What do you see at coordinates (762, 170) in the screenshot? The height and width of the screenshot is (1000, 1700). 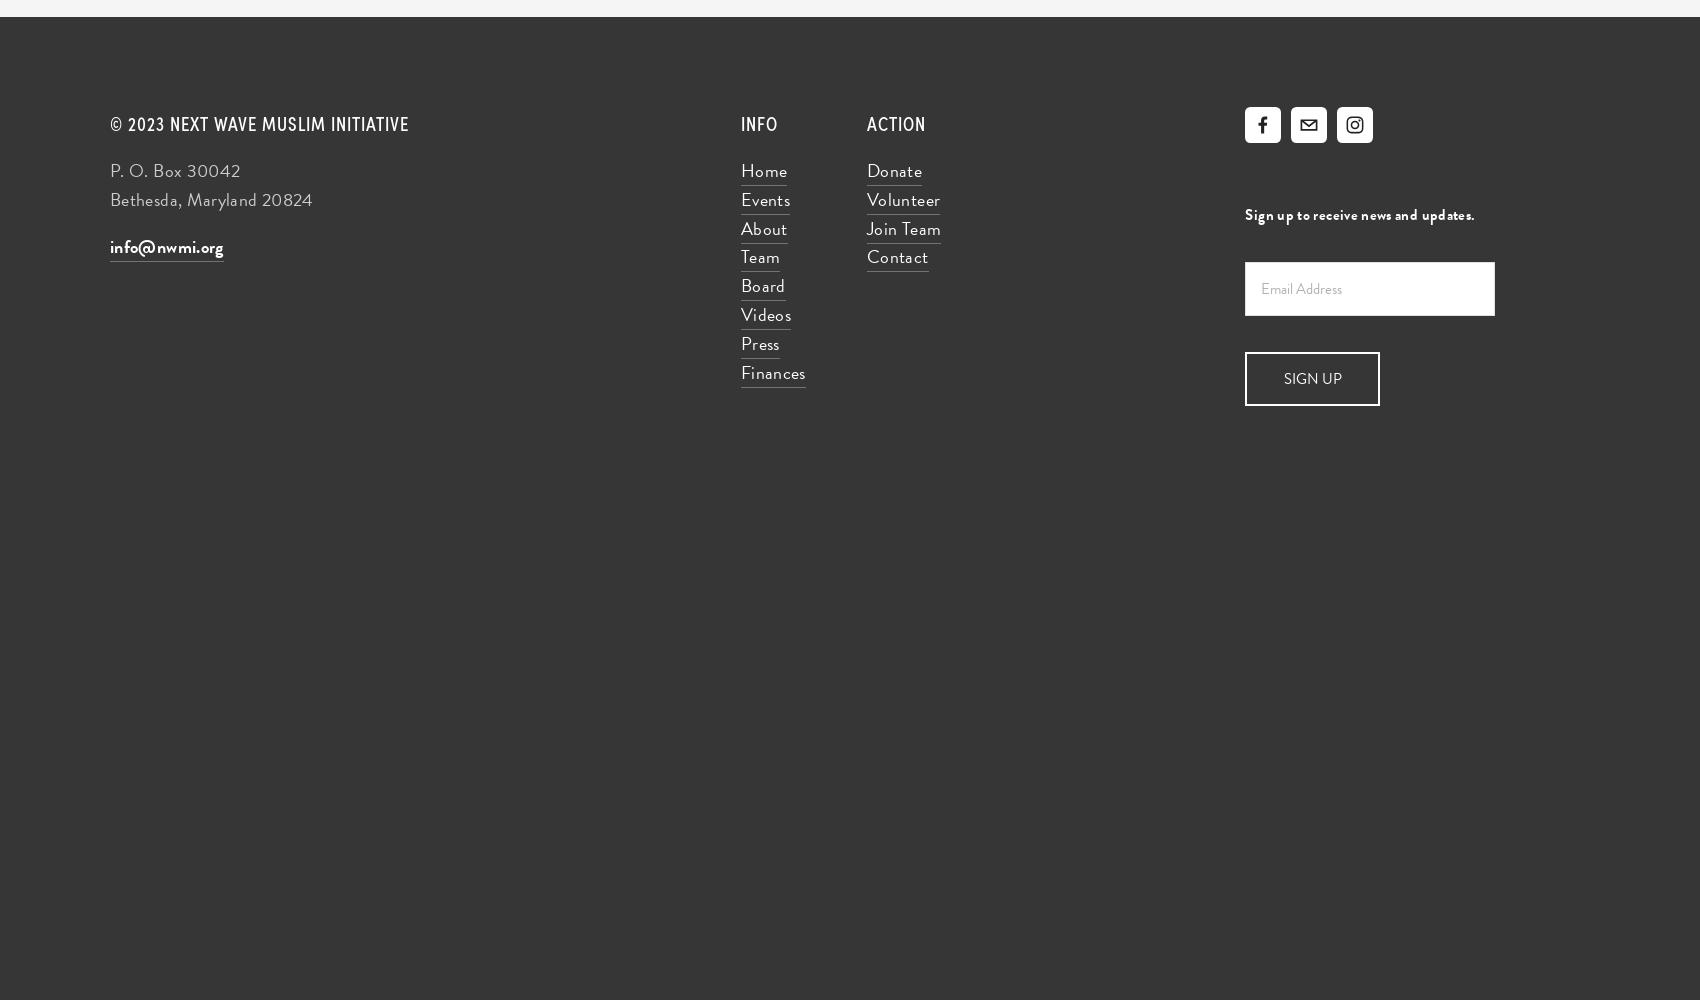 I see `'Home'` at bounding box center [762, 170].